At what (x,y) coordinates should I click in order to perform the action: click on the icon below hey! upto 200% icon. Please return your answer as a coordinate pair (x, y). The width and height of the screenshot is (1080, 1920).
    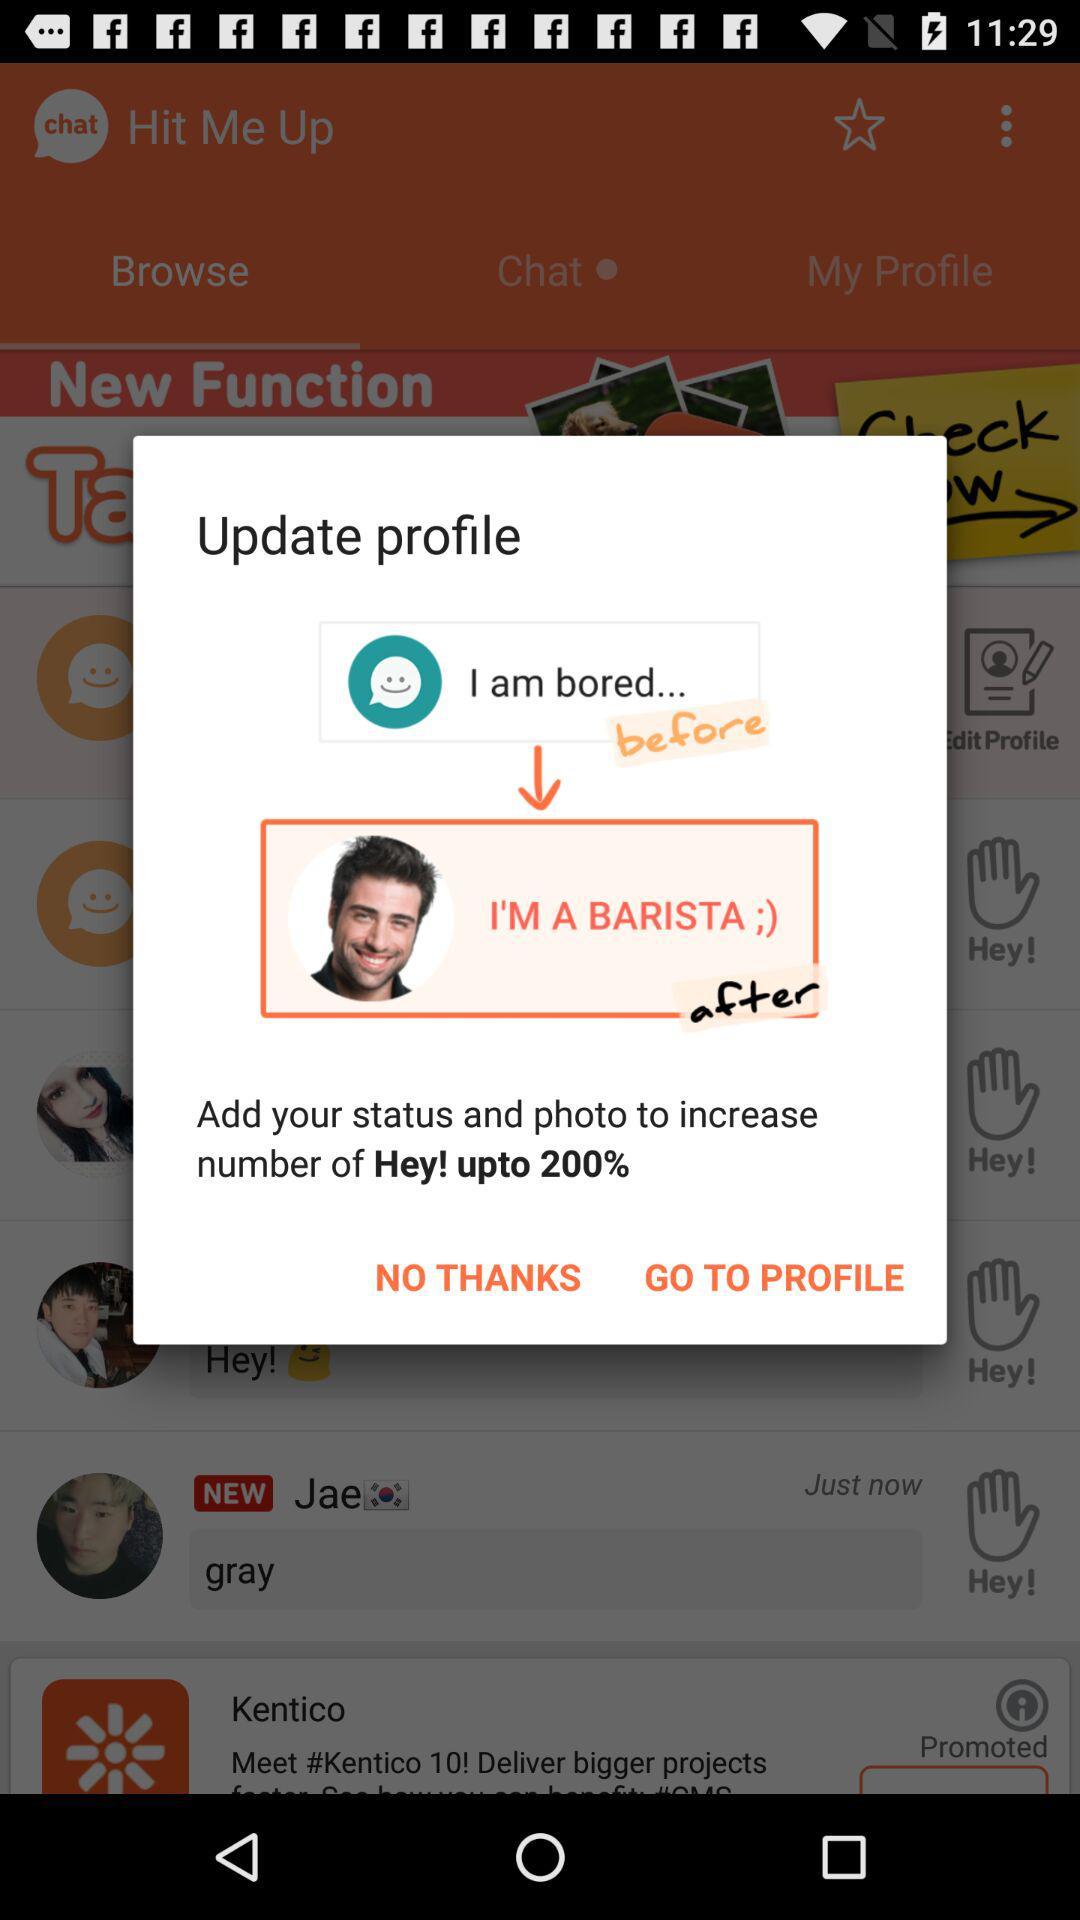
    Looking at the image, I should click on (773, 1275).